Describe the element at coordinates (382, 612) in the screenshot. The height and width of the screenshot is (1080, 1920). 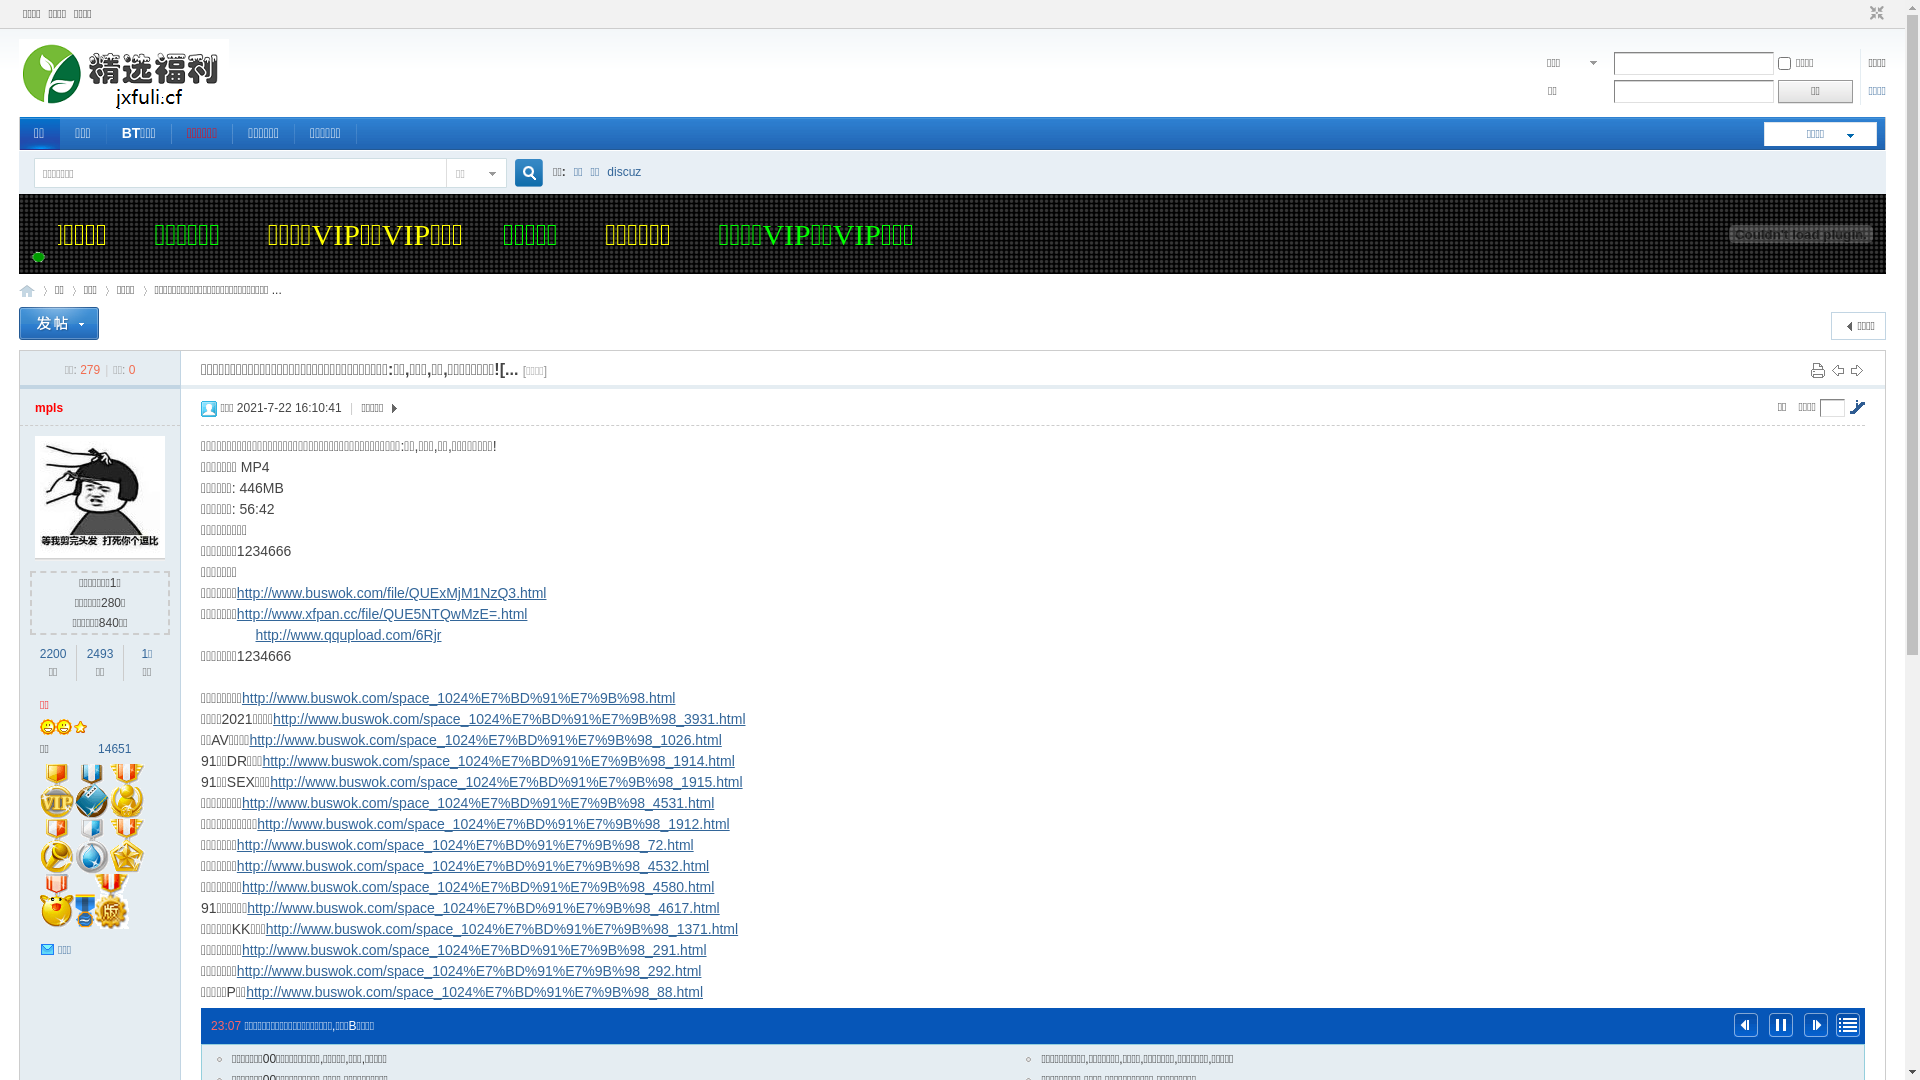
I see `'http://www.xfpan.cc/file/QUE5NTQwMzE=.html'` at that location.